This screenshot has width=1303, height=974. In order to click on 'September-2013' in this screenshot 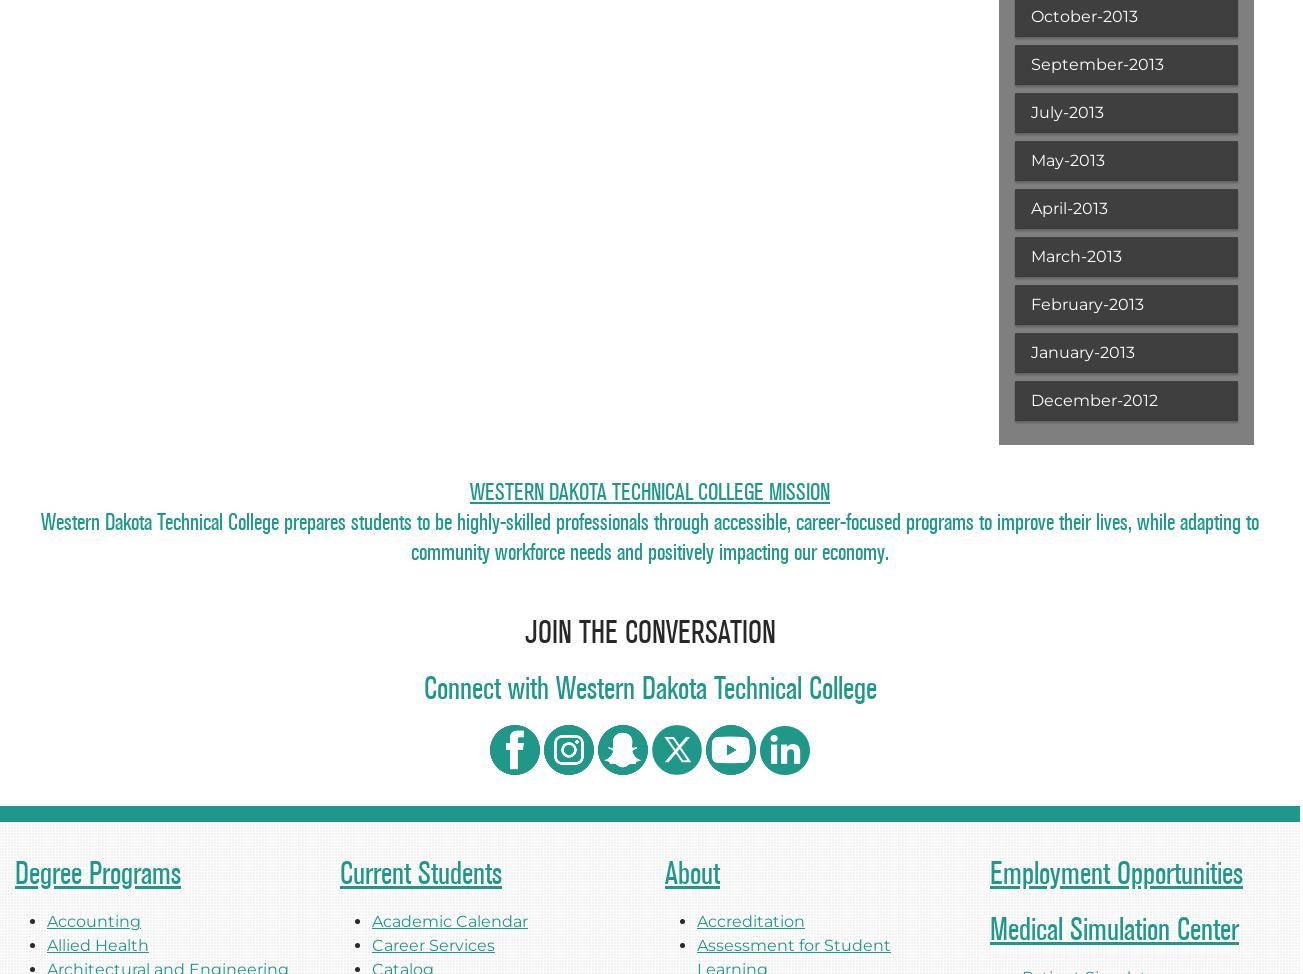, I will do `click(1095, 64)`.